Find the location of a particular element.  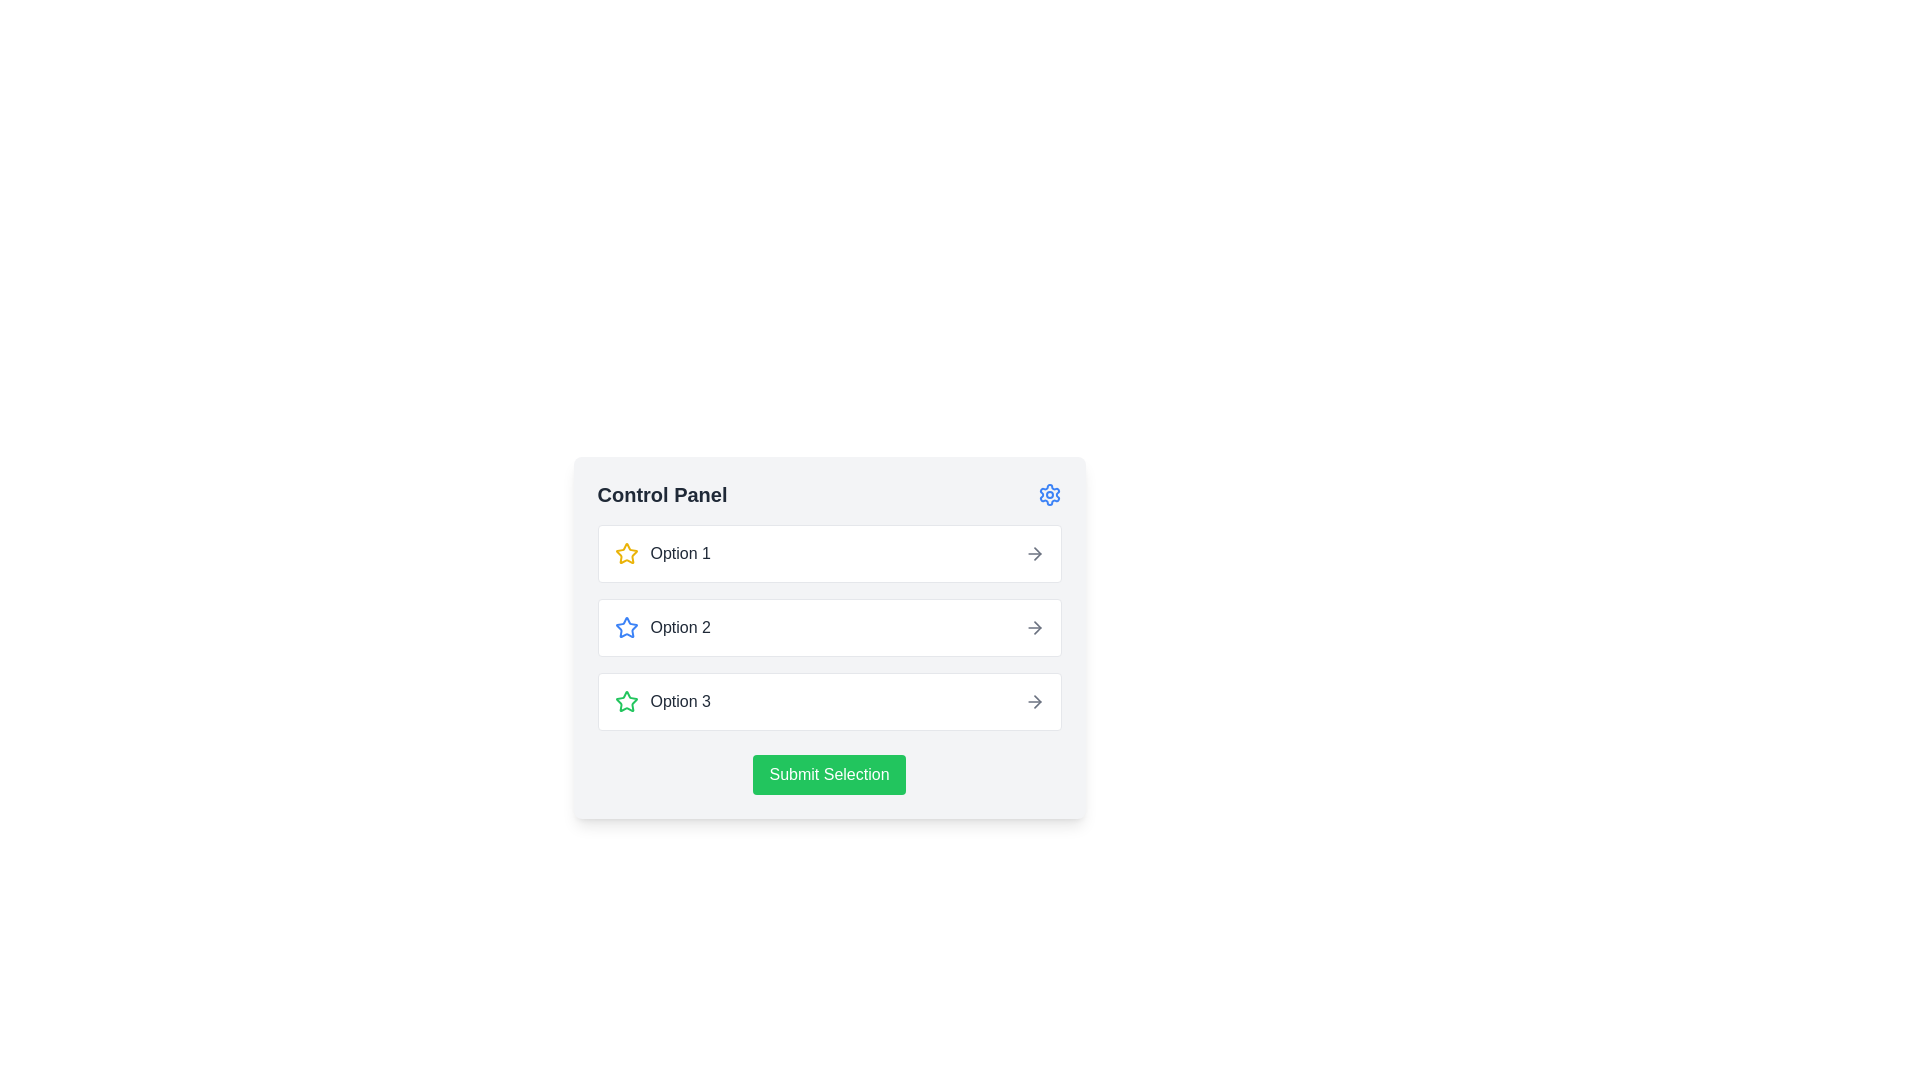

the star icon with a blue outline and lighter blue fill, which is associated with the label 'Option 1' in the control panel layout is located at coordinates (625, 626).